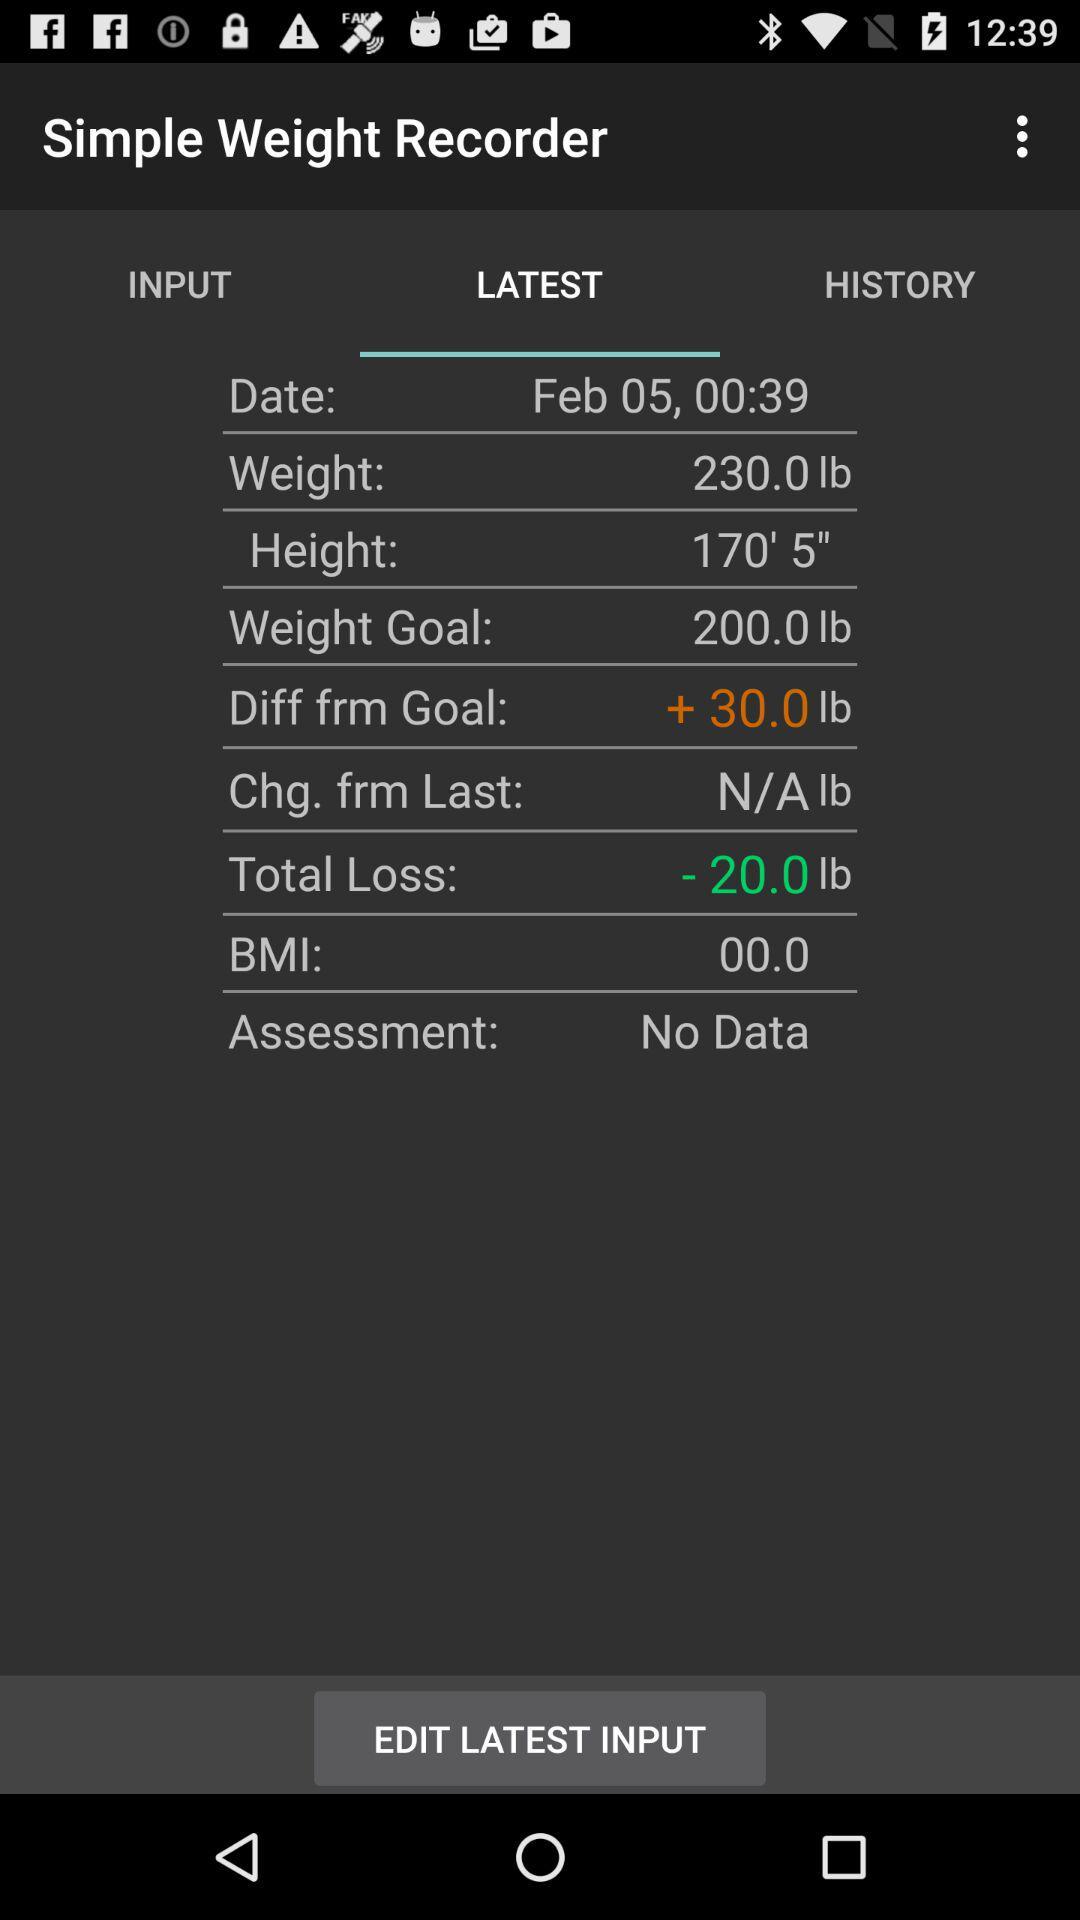 The height and width of the screenshot is (1920, 1080). What do you see at coordinates (540, 1733) in the screenshot?
I see `the icon at the bottom` at bounding box center [540, 1733].